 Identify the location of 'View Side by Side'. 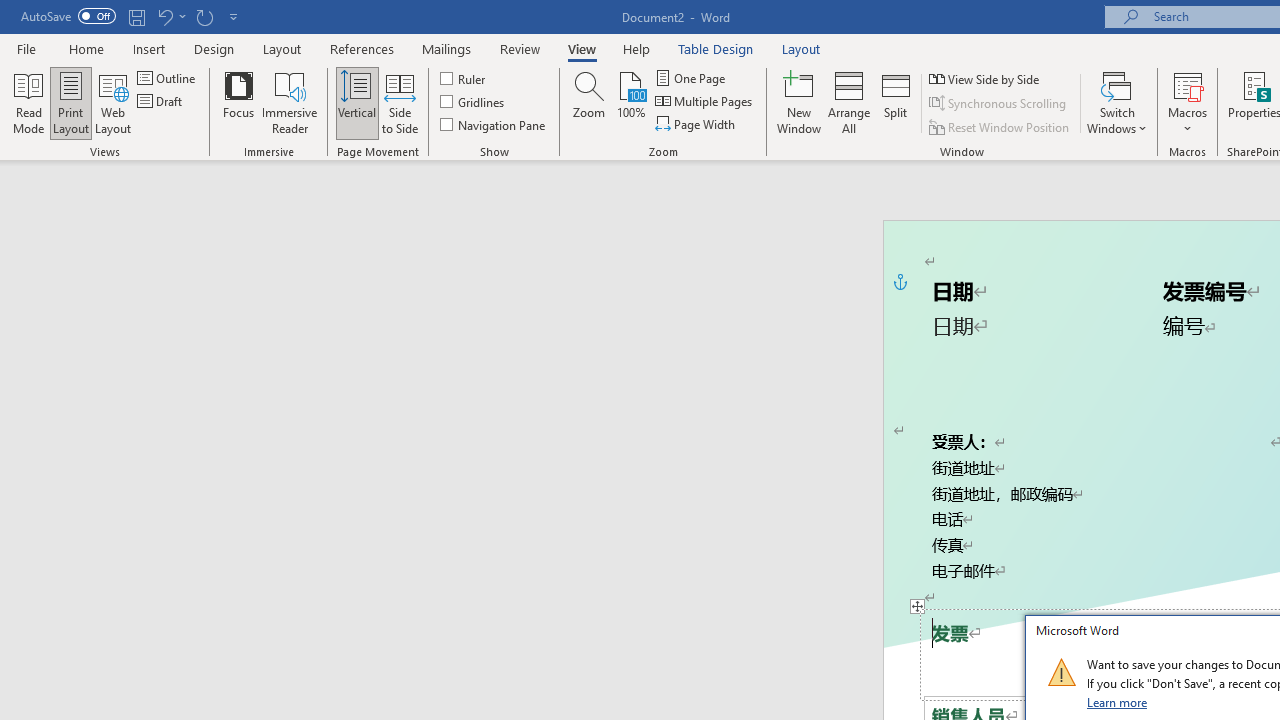
(985, 78).